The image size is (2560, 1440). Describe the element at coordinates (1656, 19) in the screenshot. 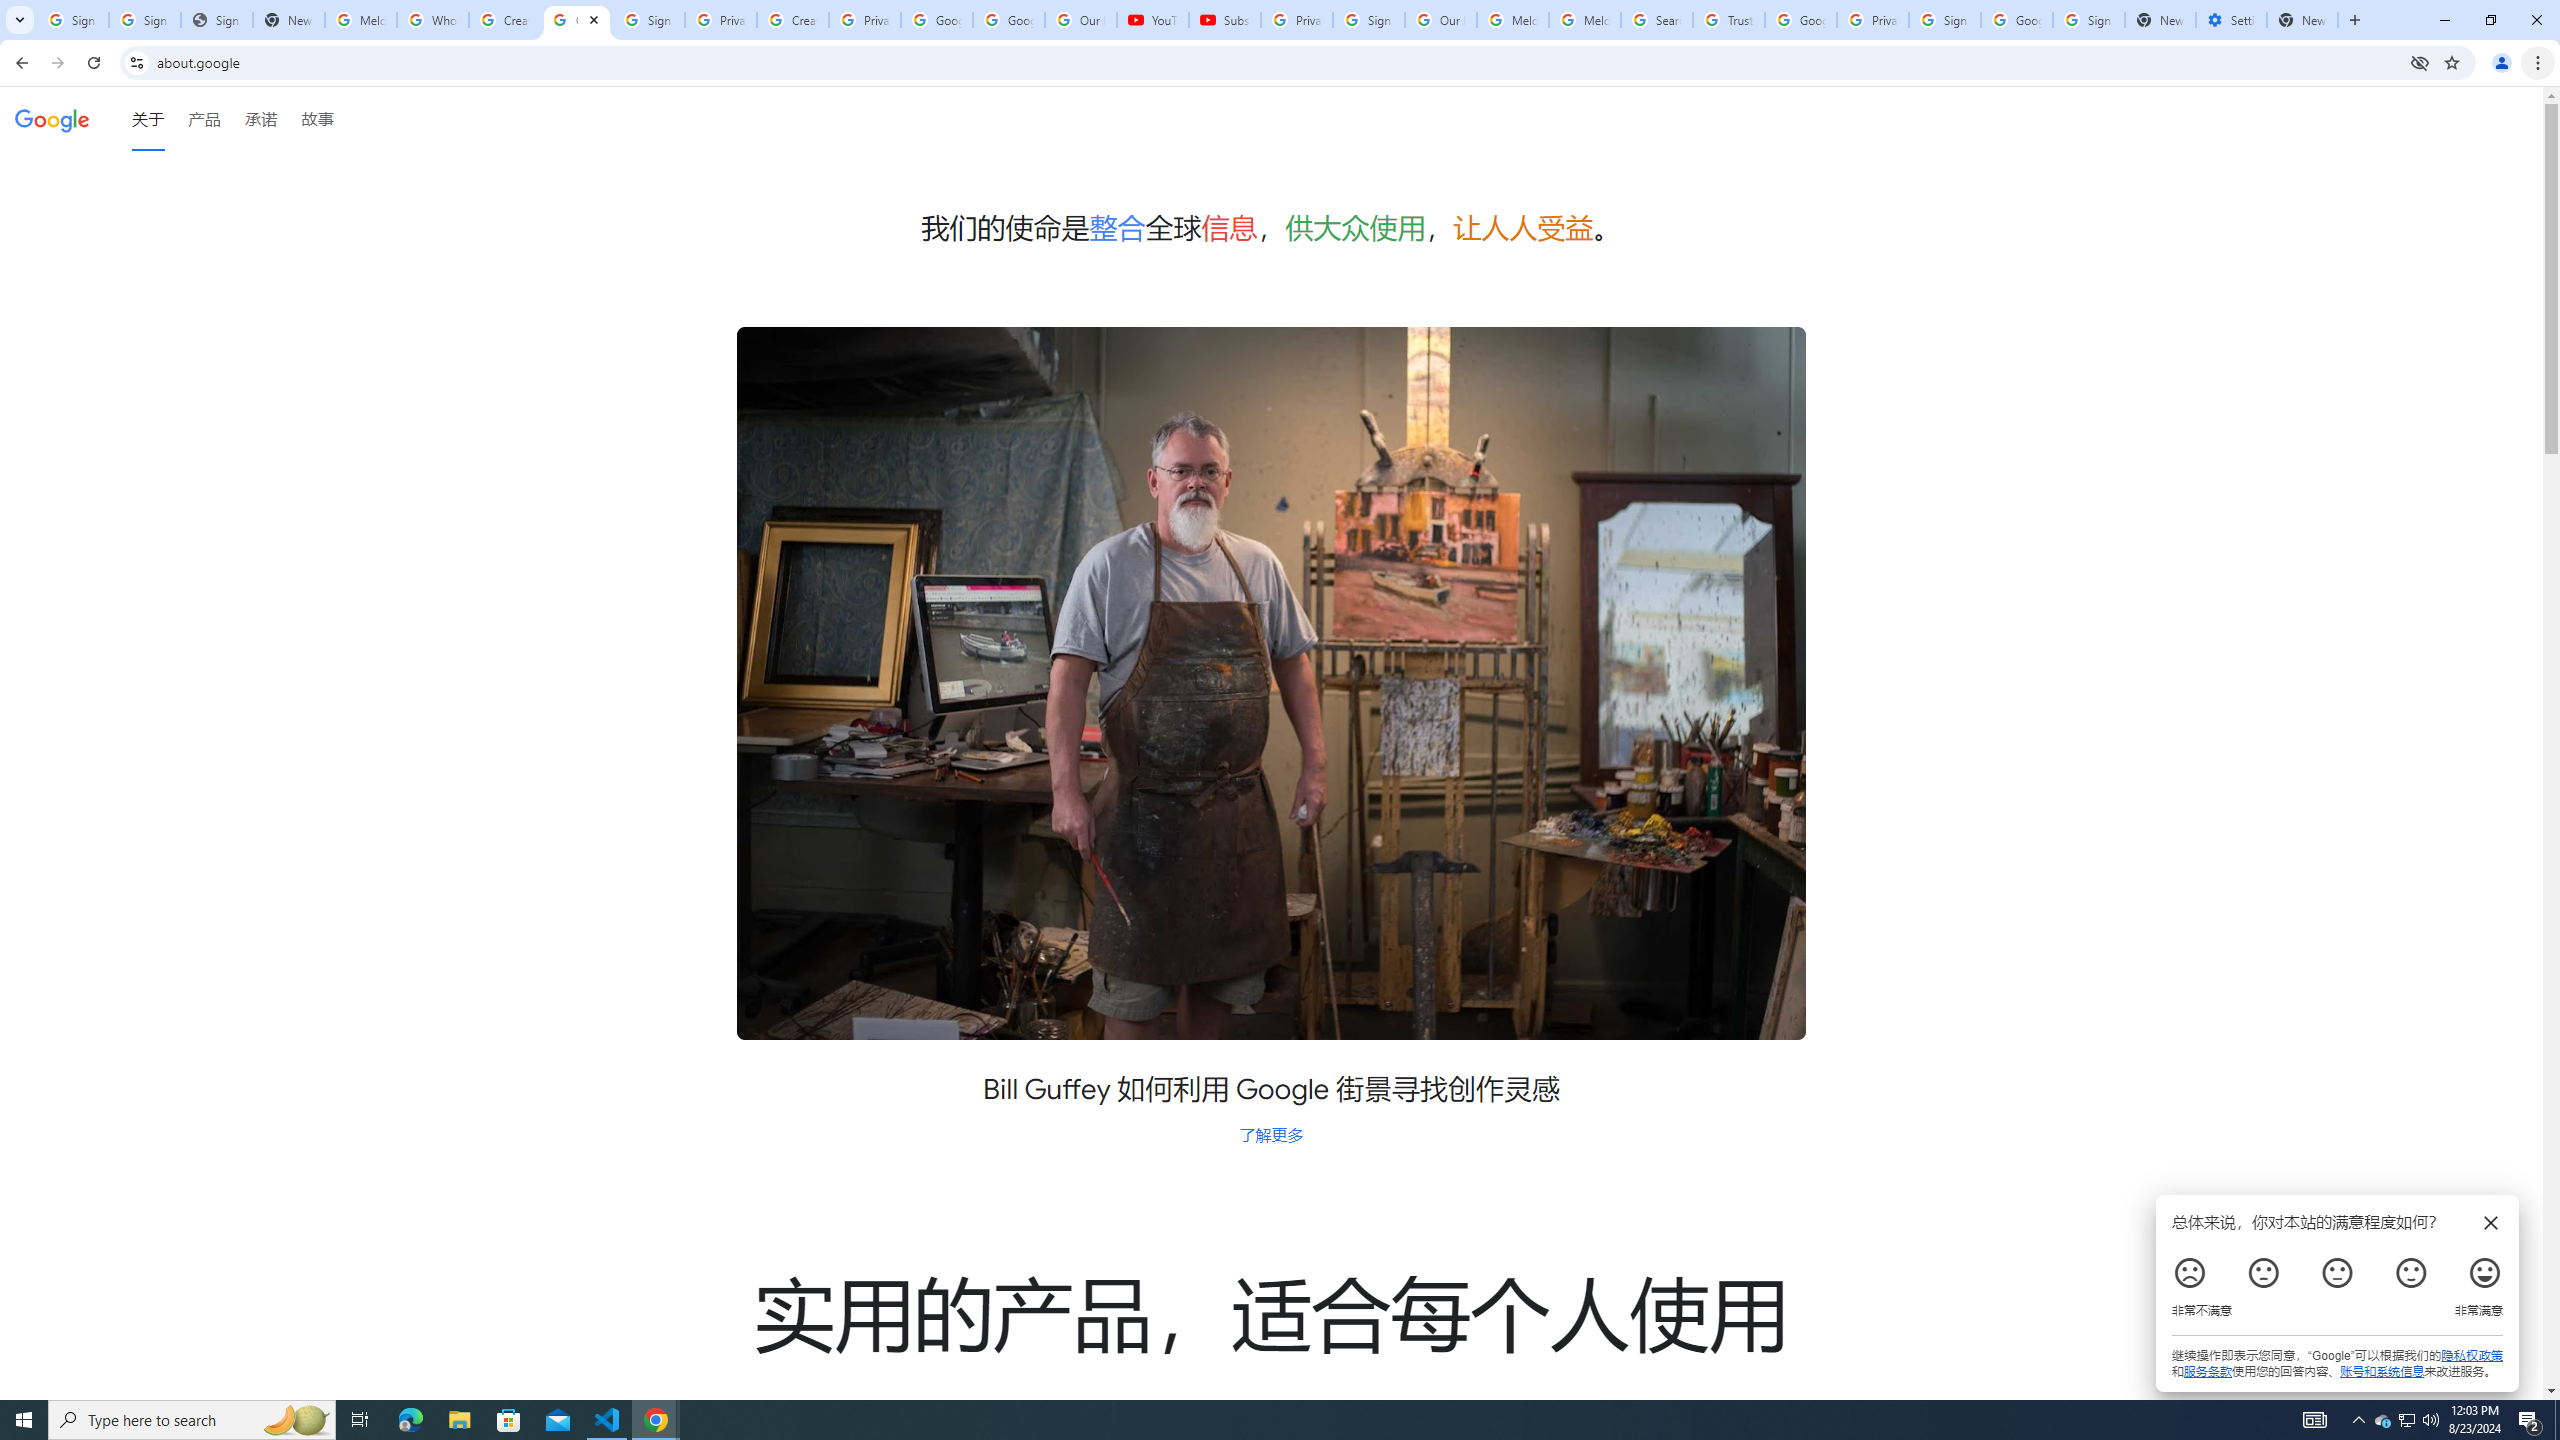

I see `'Search our Doodle Library Collection - Google Doodles'` at that location.